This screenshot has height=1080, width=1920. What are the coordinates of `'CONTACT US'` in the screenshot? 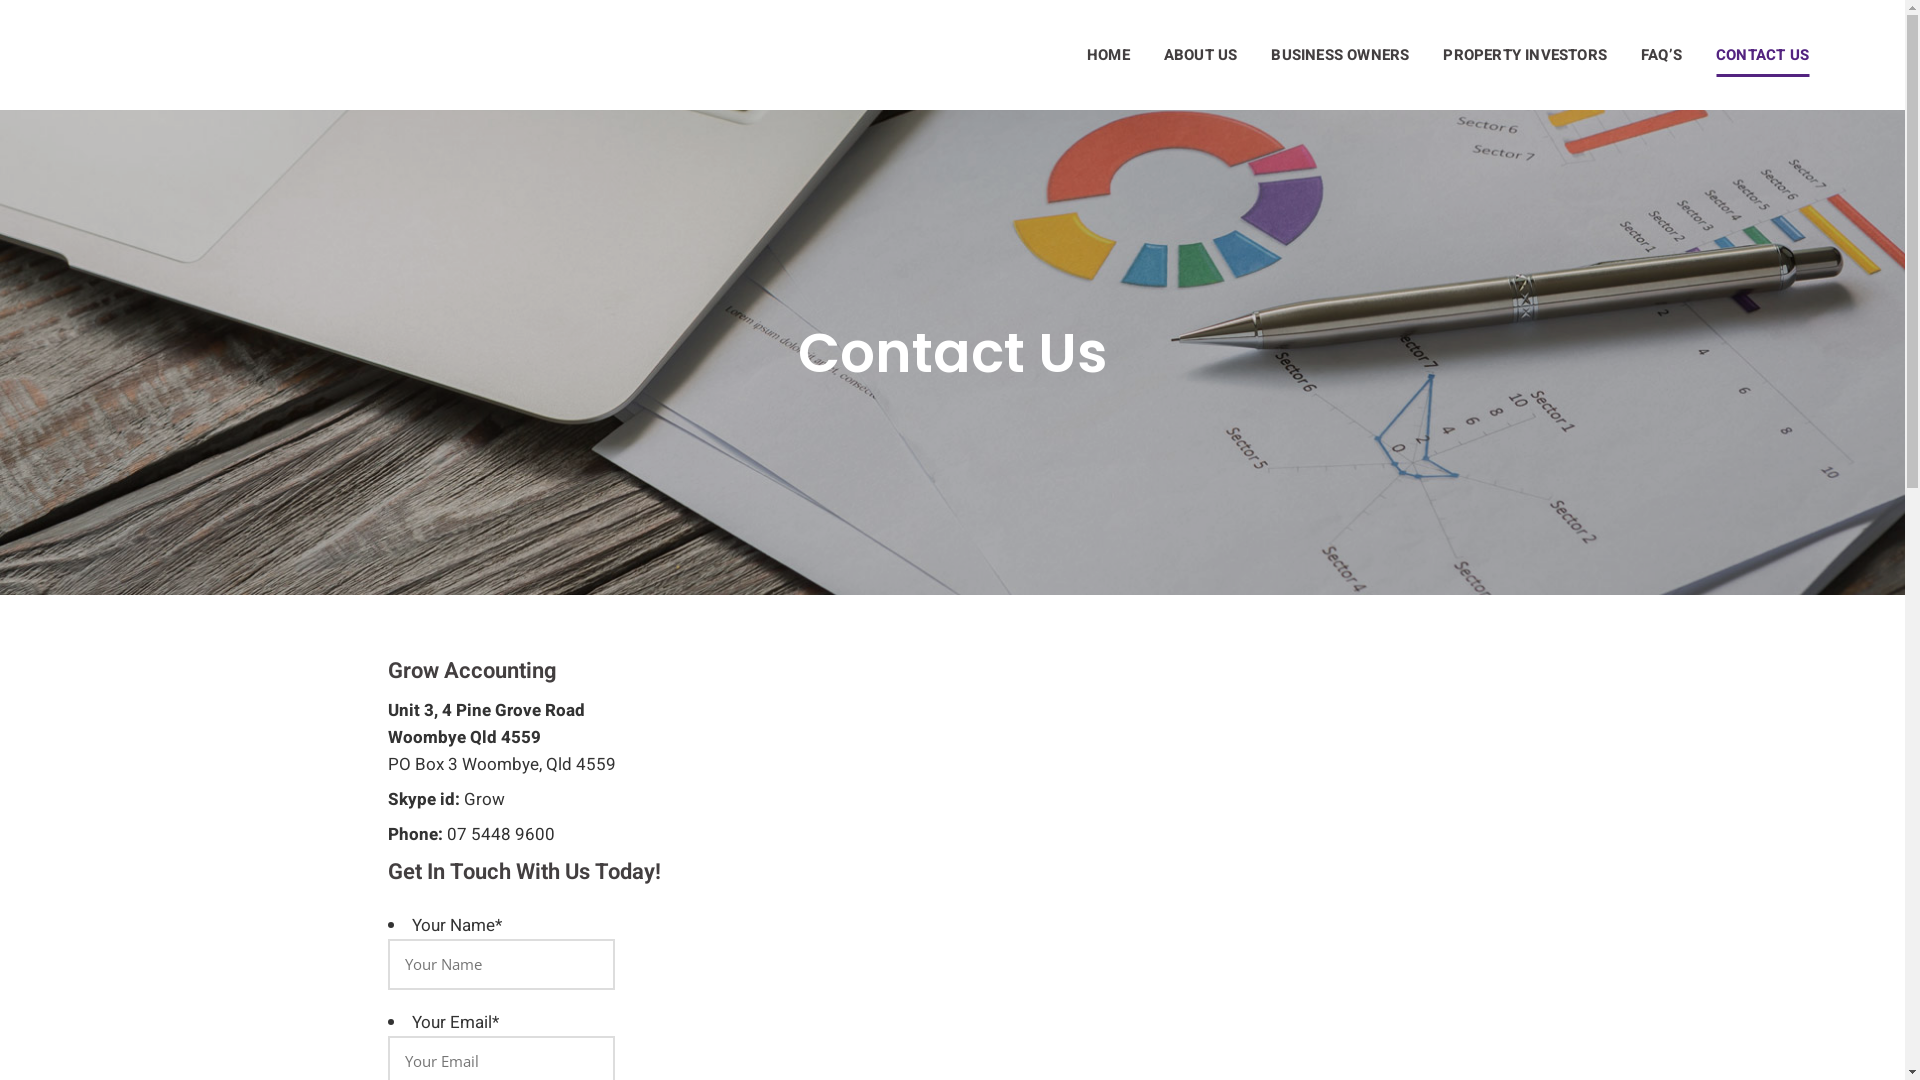 It's located at (1698, 53).